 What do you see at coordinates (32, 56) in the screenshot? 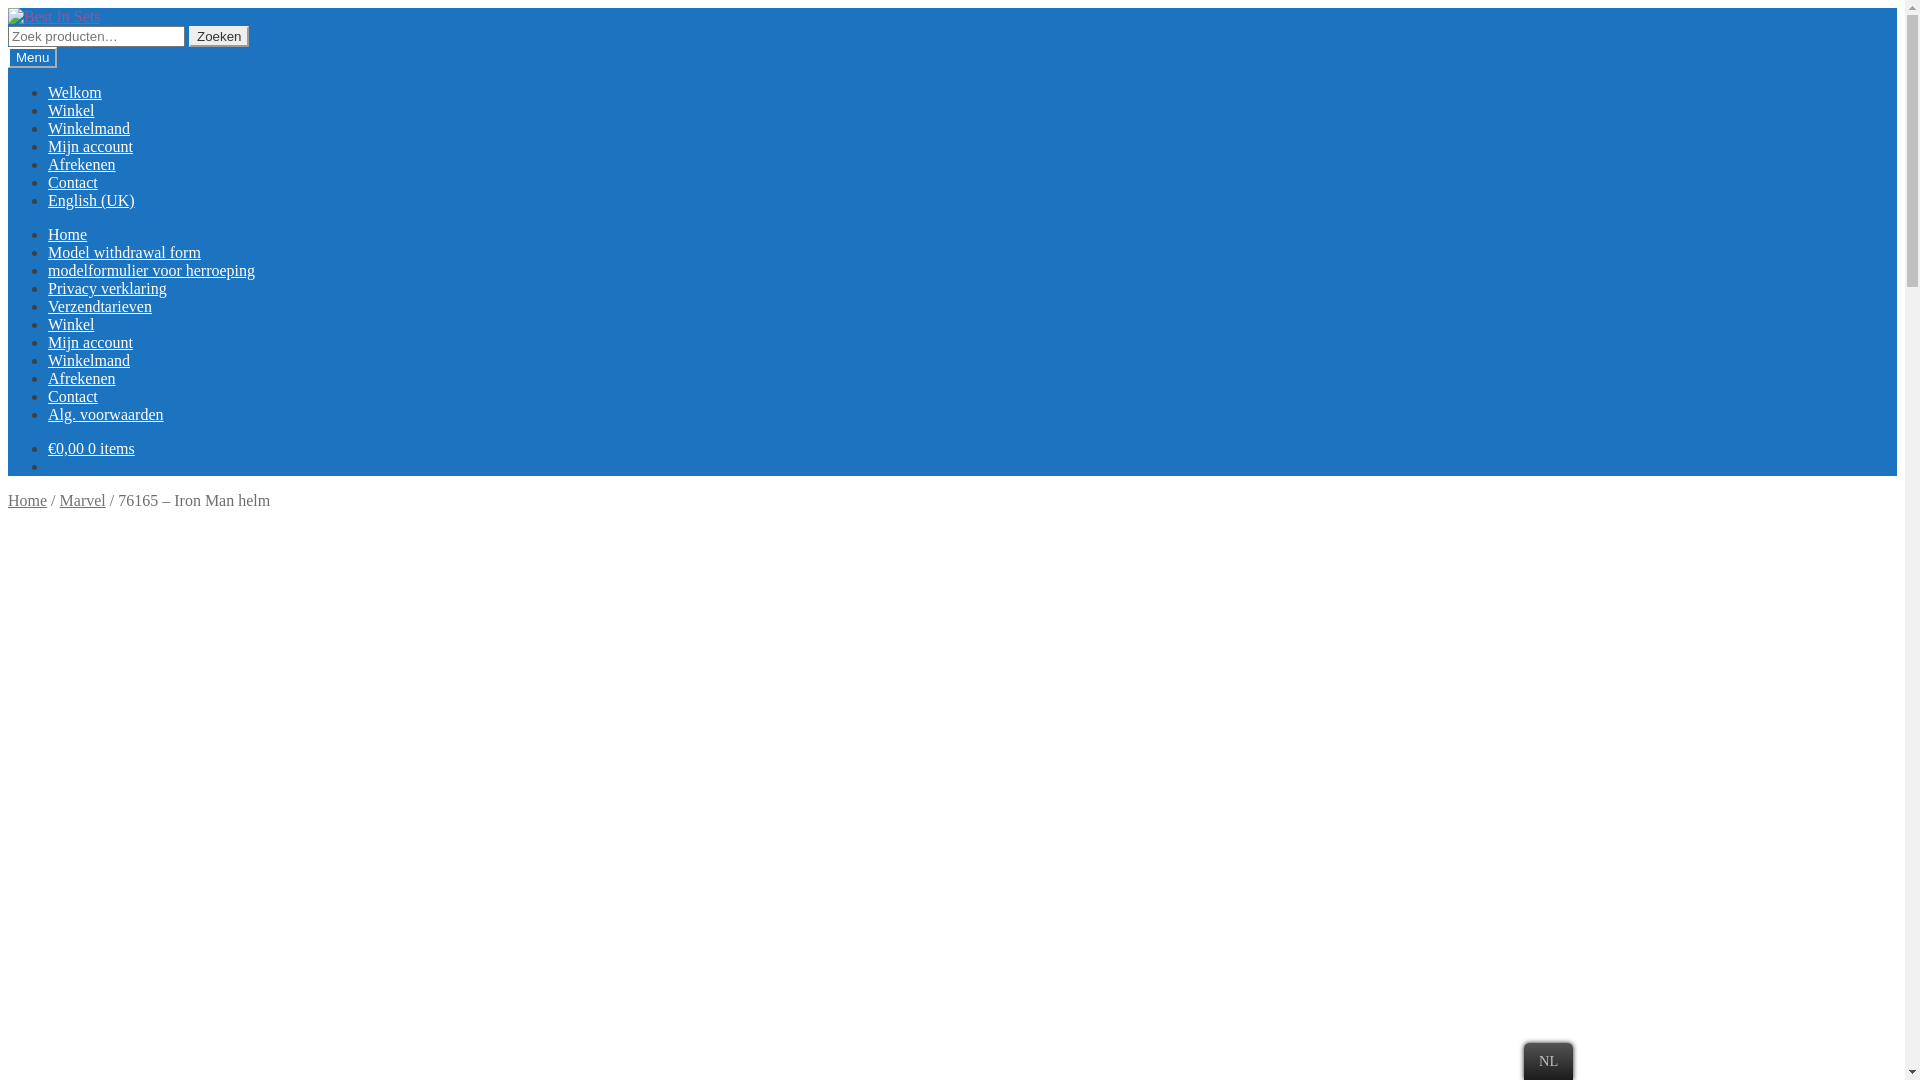
I see `'Menu'` at bounding box center [32, 56].